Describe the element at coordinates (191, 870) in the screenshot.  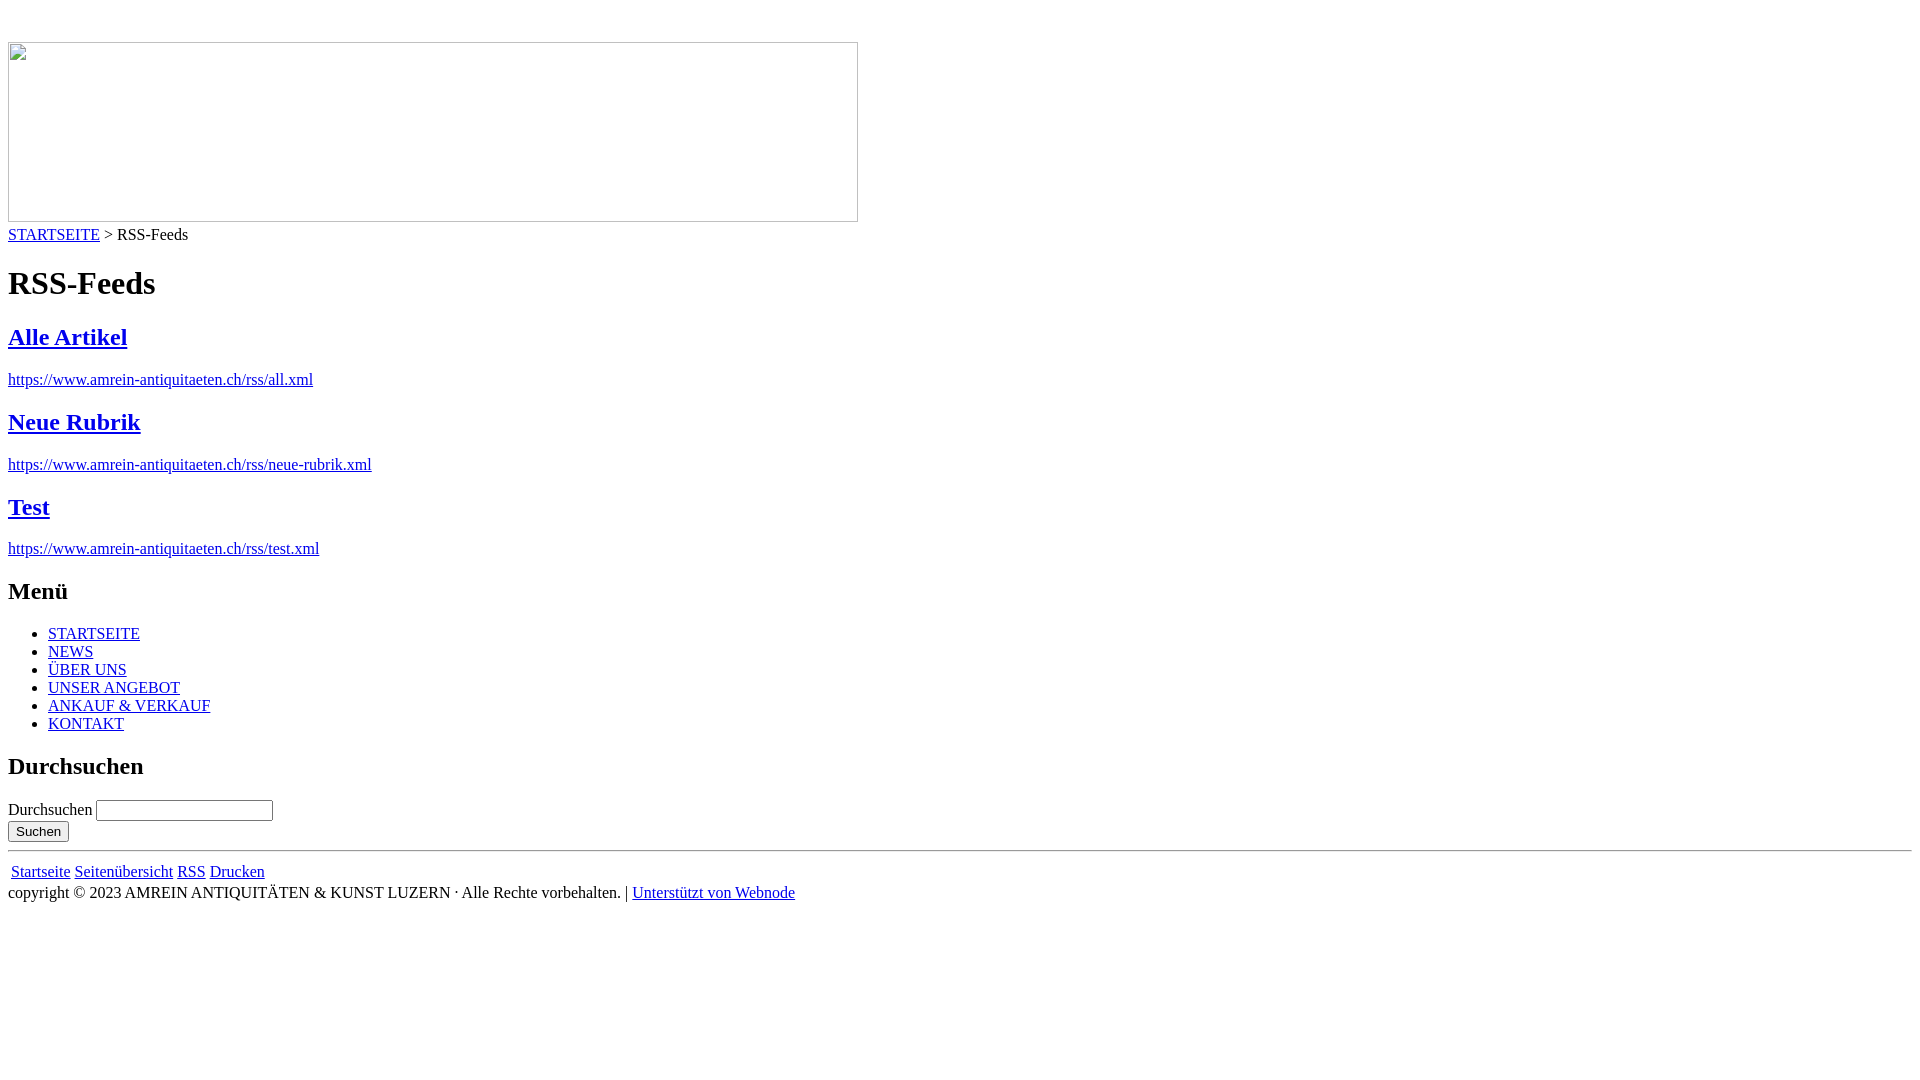
I see `'RSS'` at that location.